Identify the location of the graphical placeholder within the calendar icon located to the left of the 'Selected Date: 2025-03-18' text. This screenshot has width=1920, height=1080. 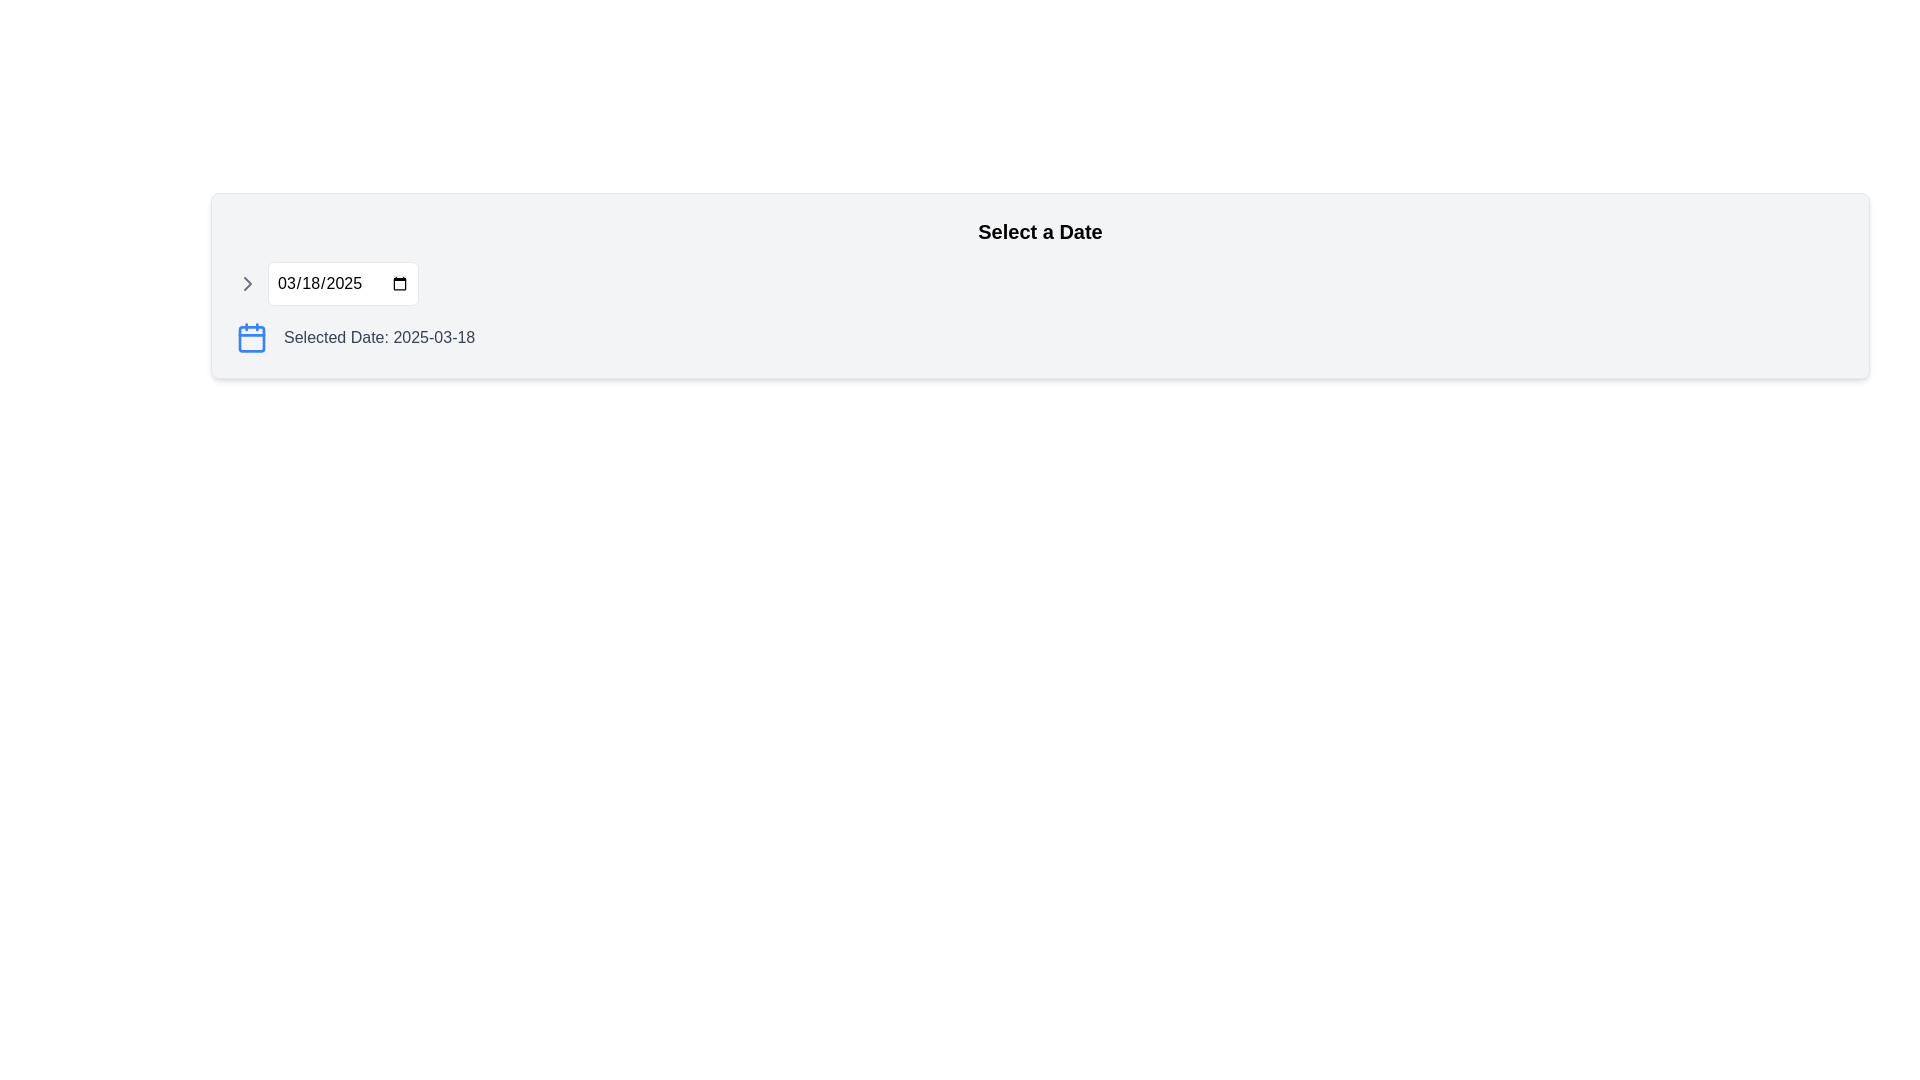
(251, 338).